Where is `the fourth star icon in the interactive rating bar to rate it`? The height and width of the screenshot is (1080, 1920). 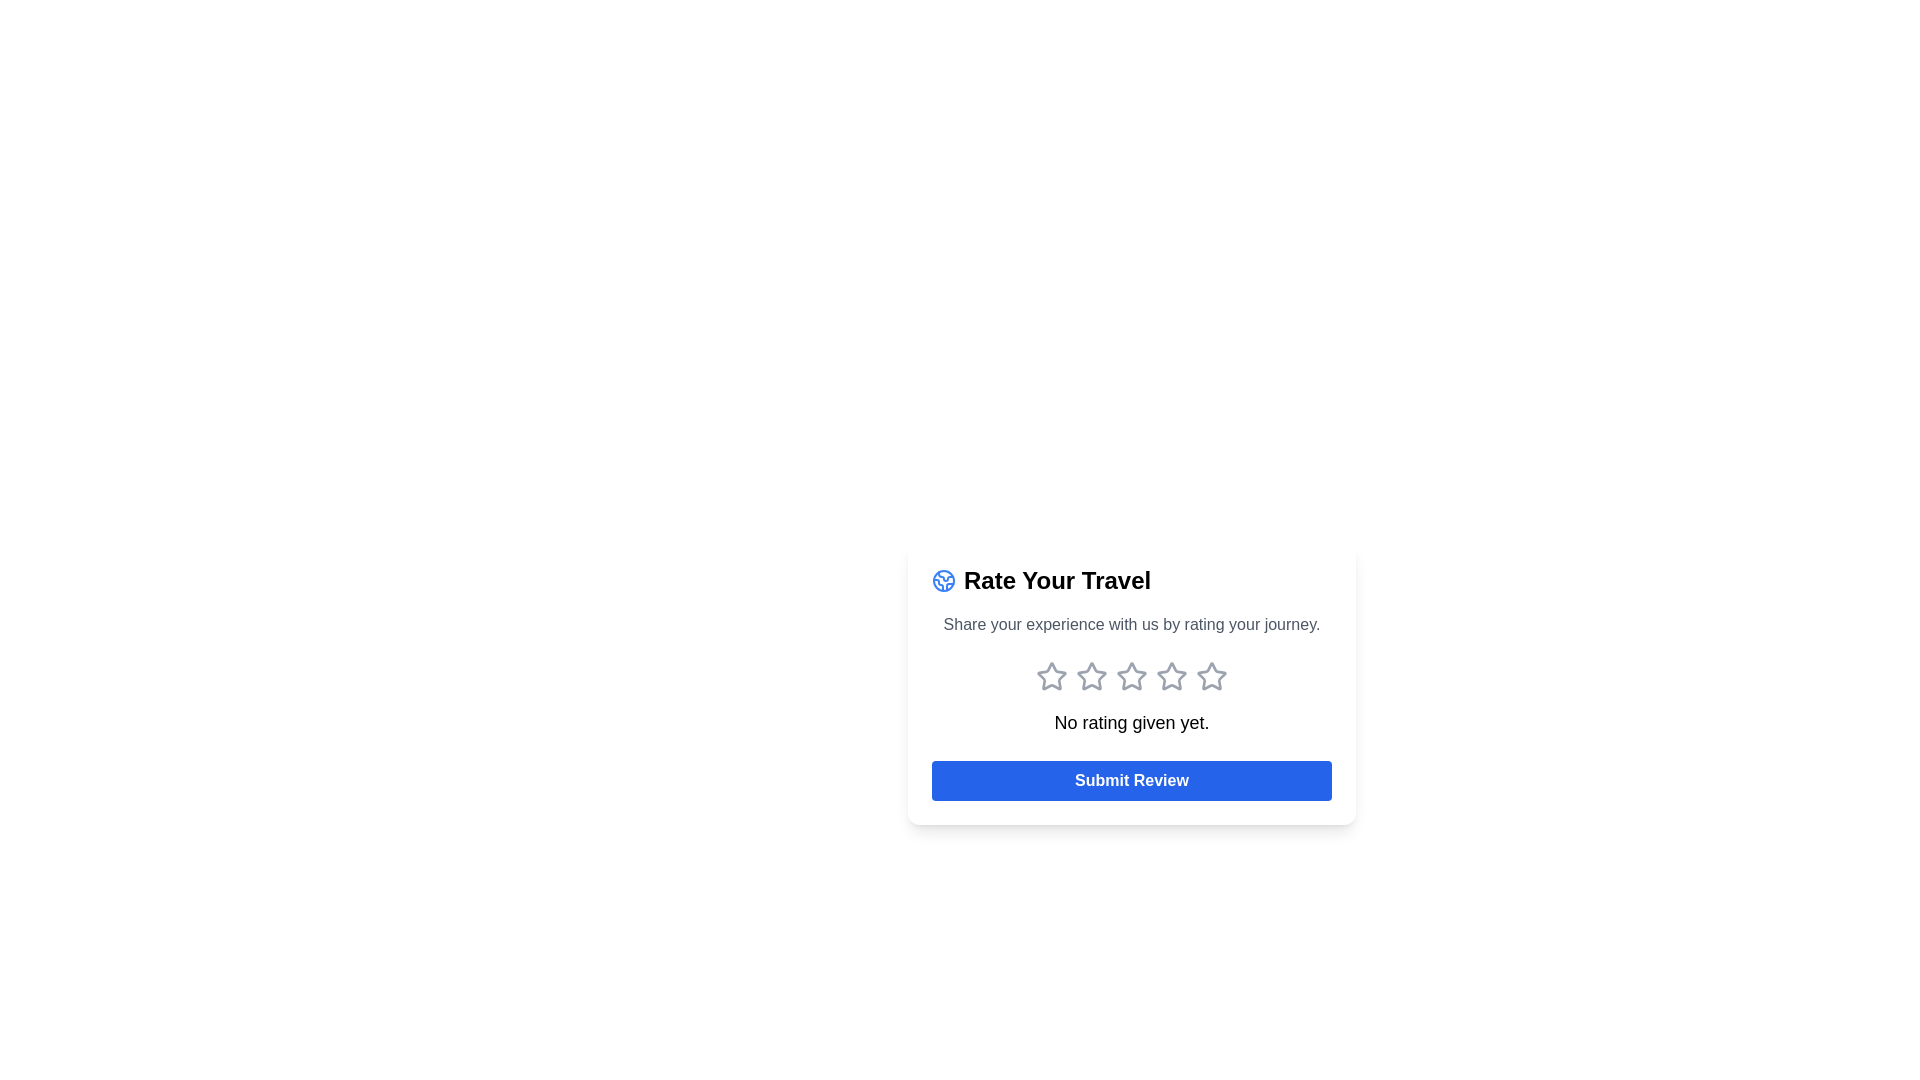 the fourth star icon in the interactive rating bar to rate it is located at coordinates (1171, 676).